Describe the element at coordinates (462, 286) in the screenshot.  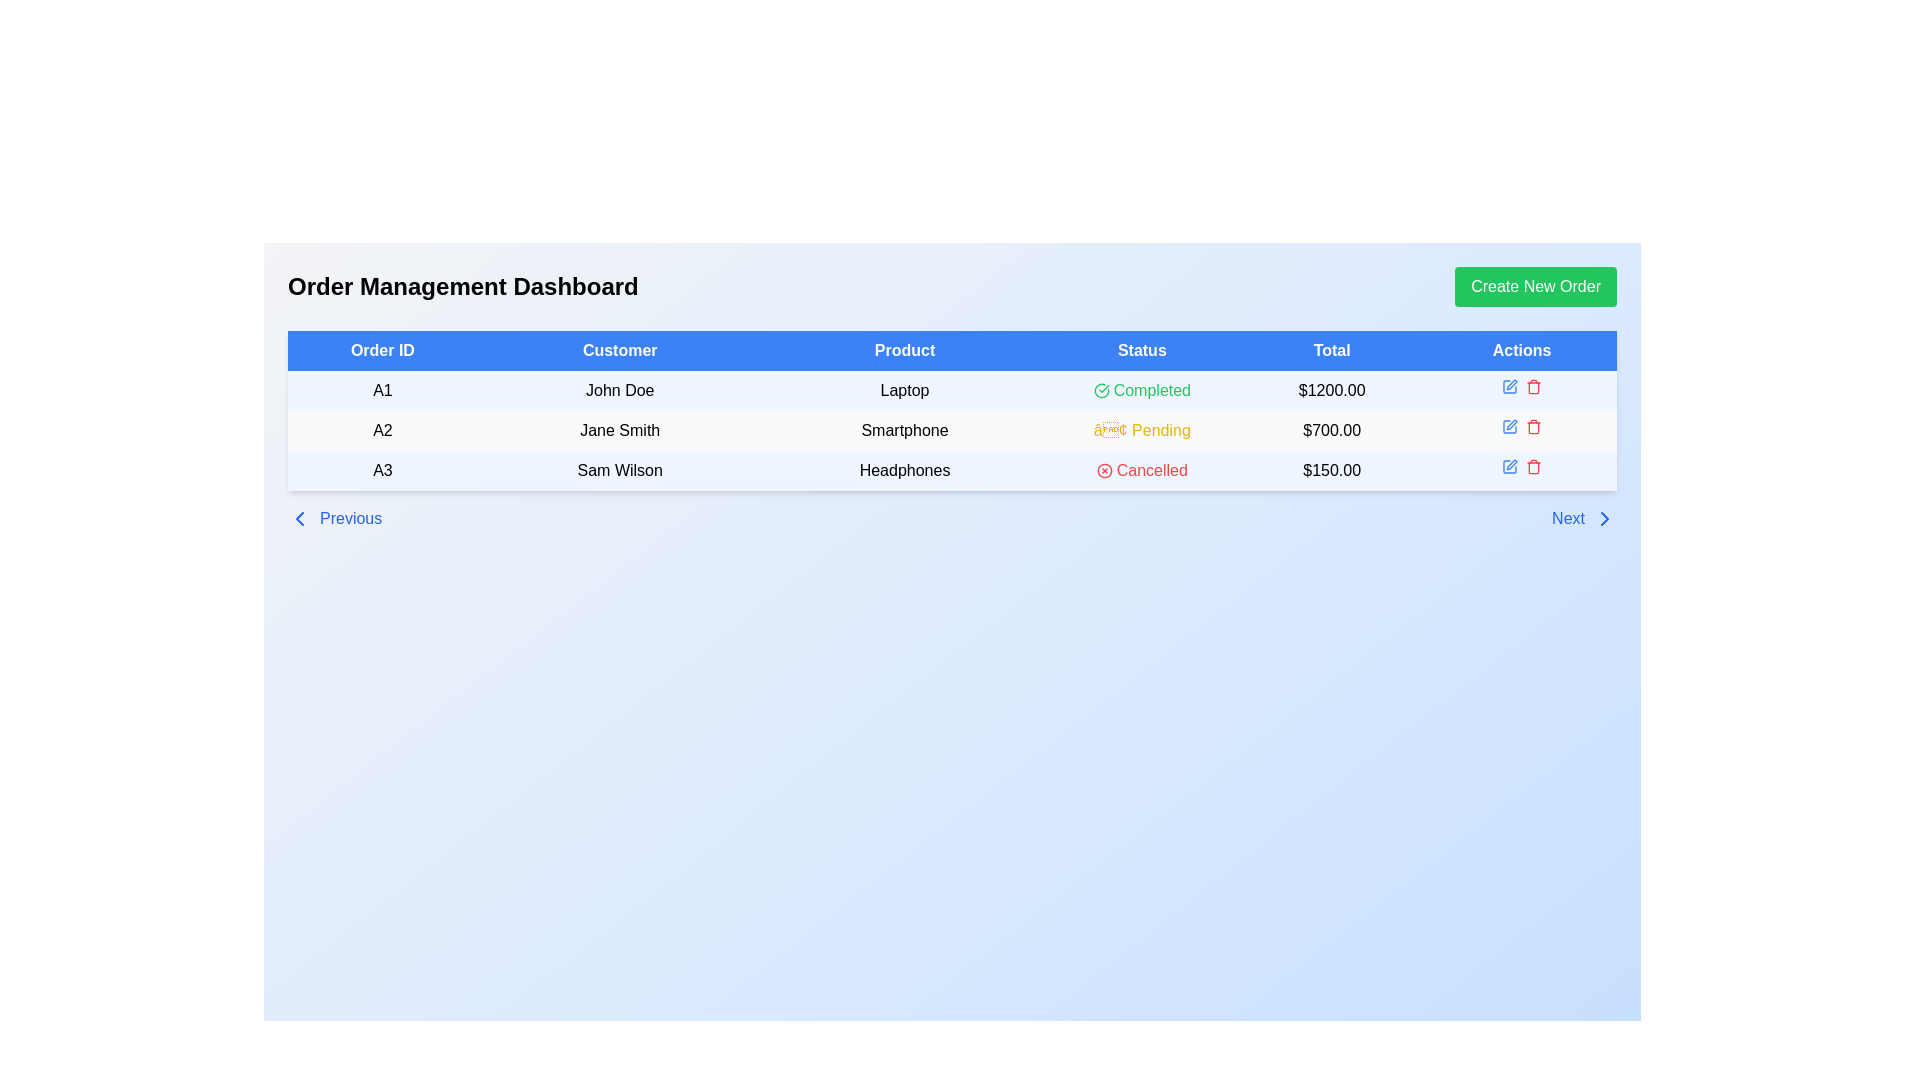
I see `the heading text element that indicates the main purpose of the page, which is to manage orders` at that location.